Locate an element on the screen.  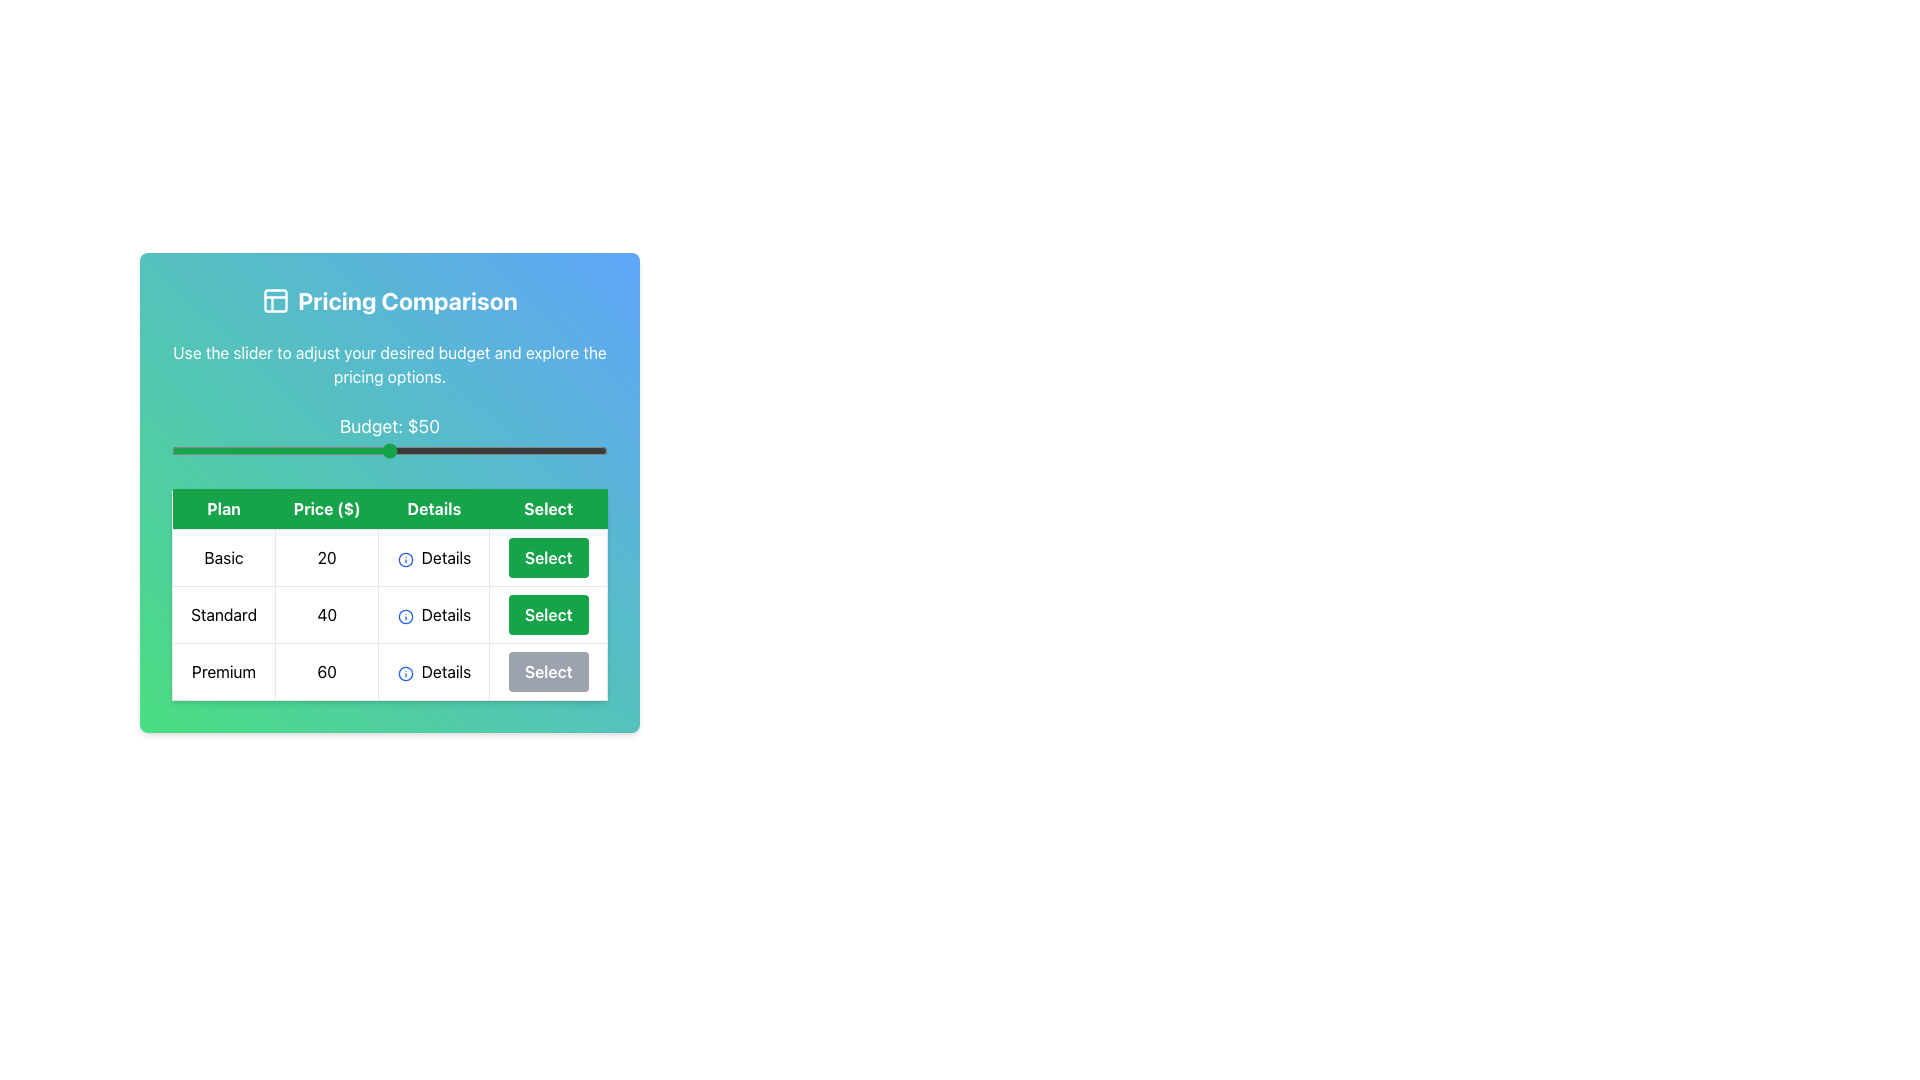
the static text label that serves as the header for the pricing information column, which is centrally aligned in the table and positioned between the 'Plan' and 'Details' columns is located at coordinates (327, 508).